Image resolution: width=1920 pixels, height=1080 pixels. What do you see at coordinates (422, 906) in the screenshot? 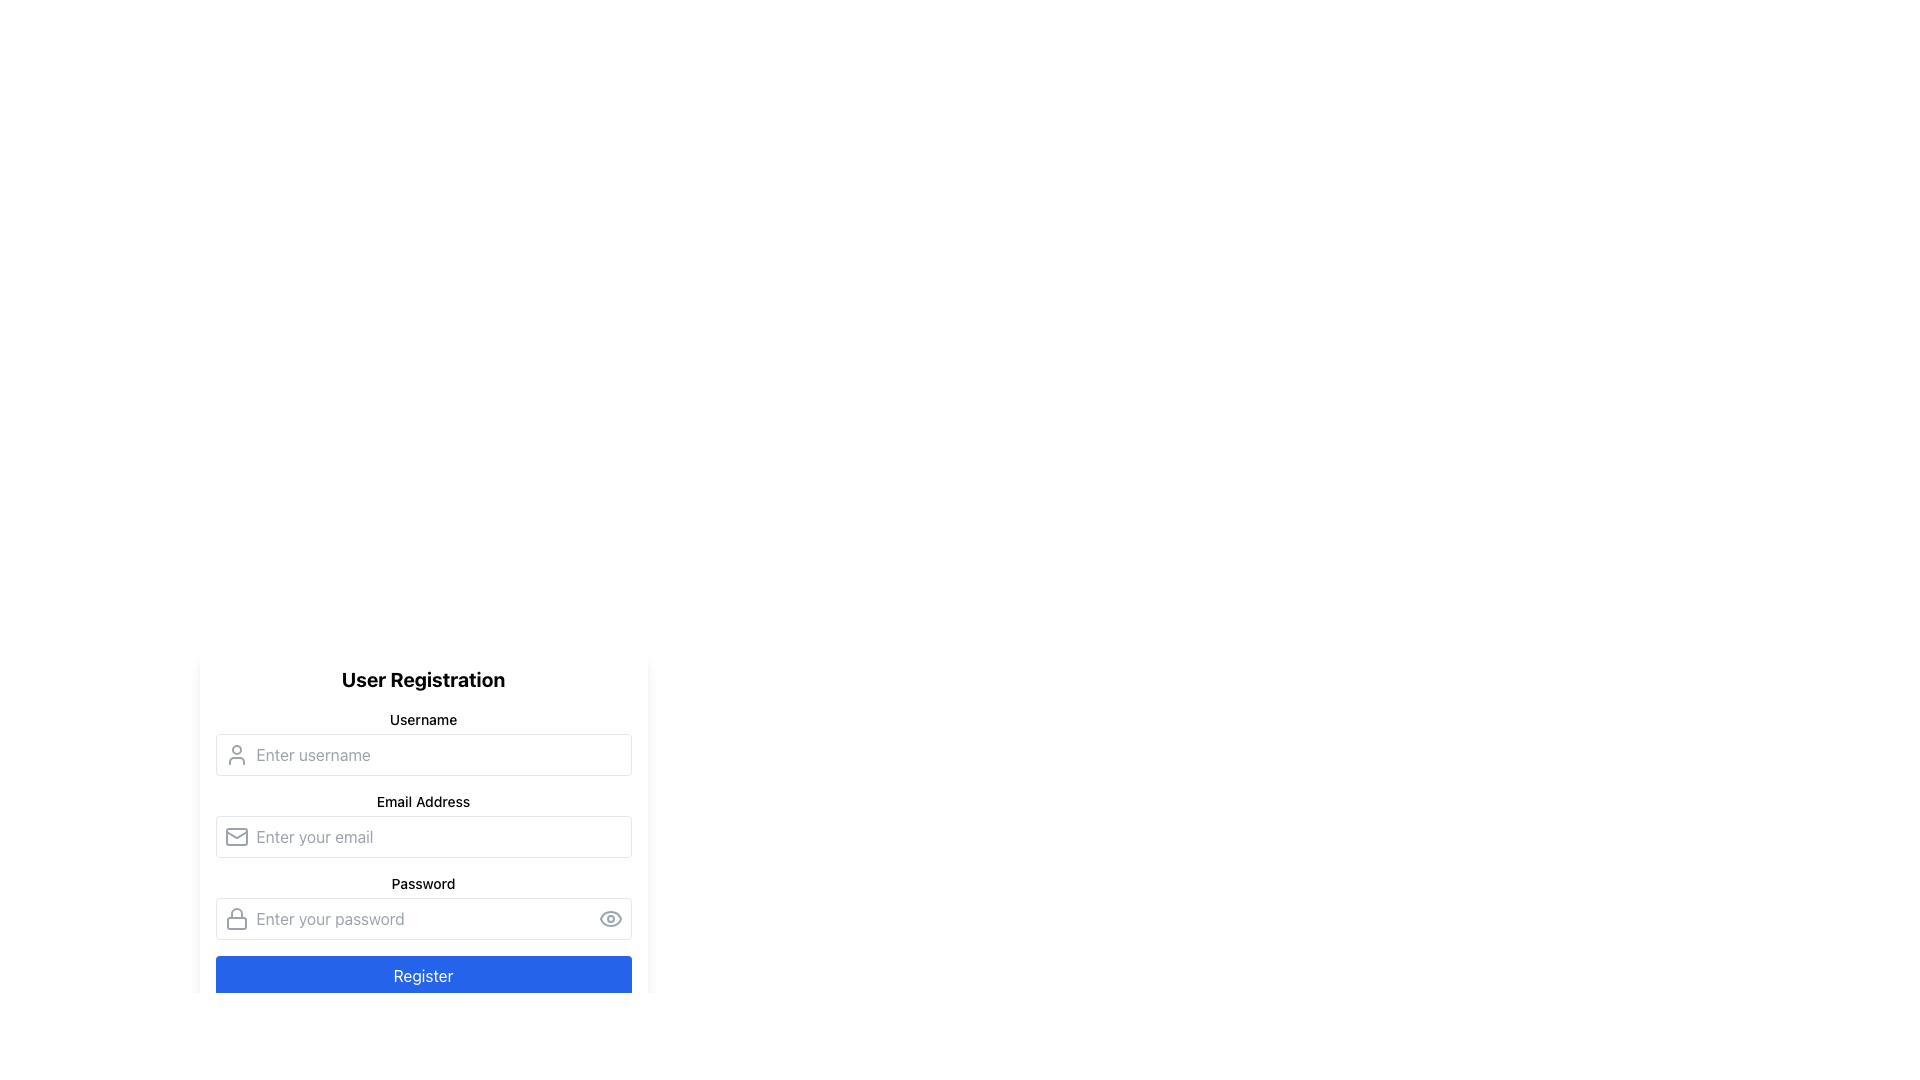
I see `the Password input field labeled 'Password' to focus` at bounding box center [422, 906].